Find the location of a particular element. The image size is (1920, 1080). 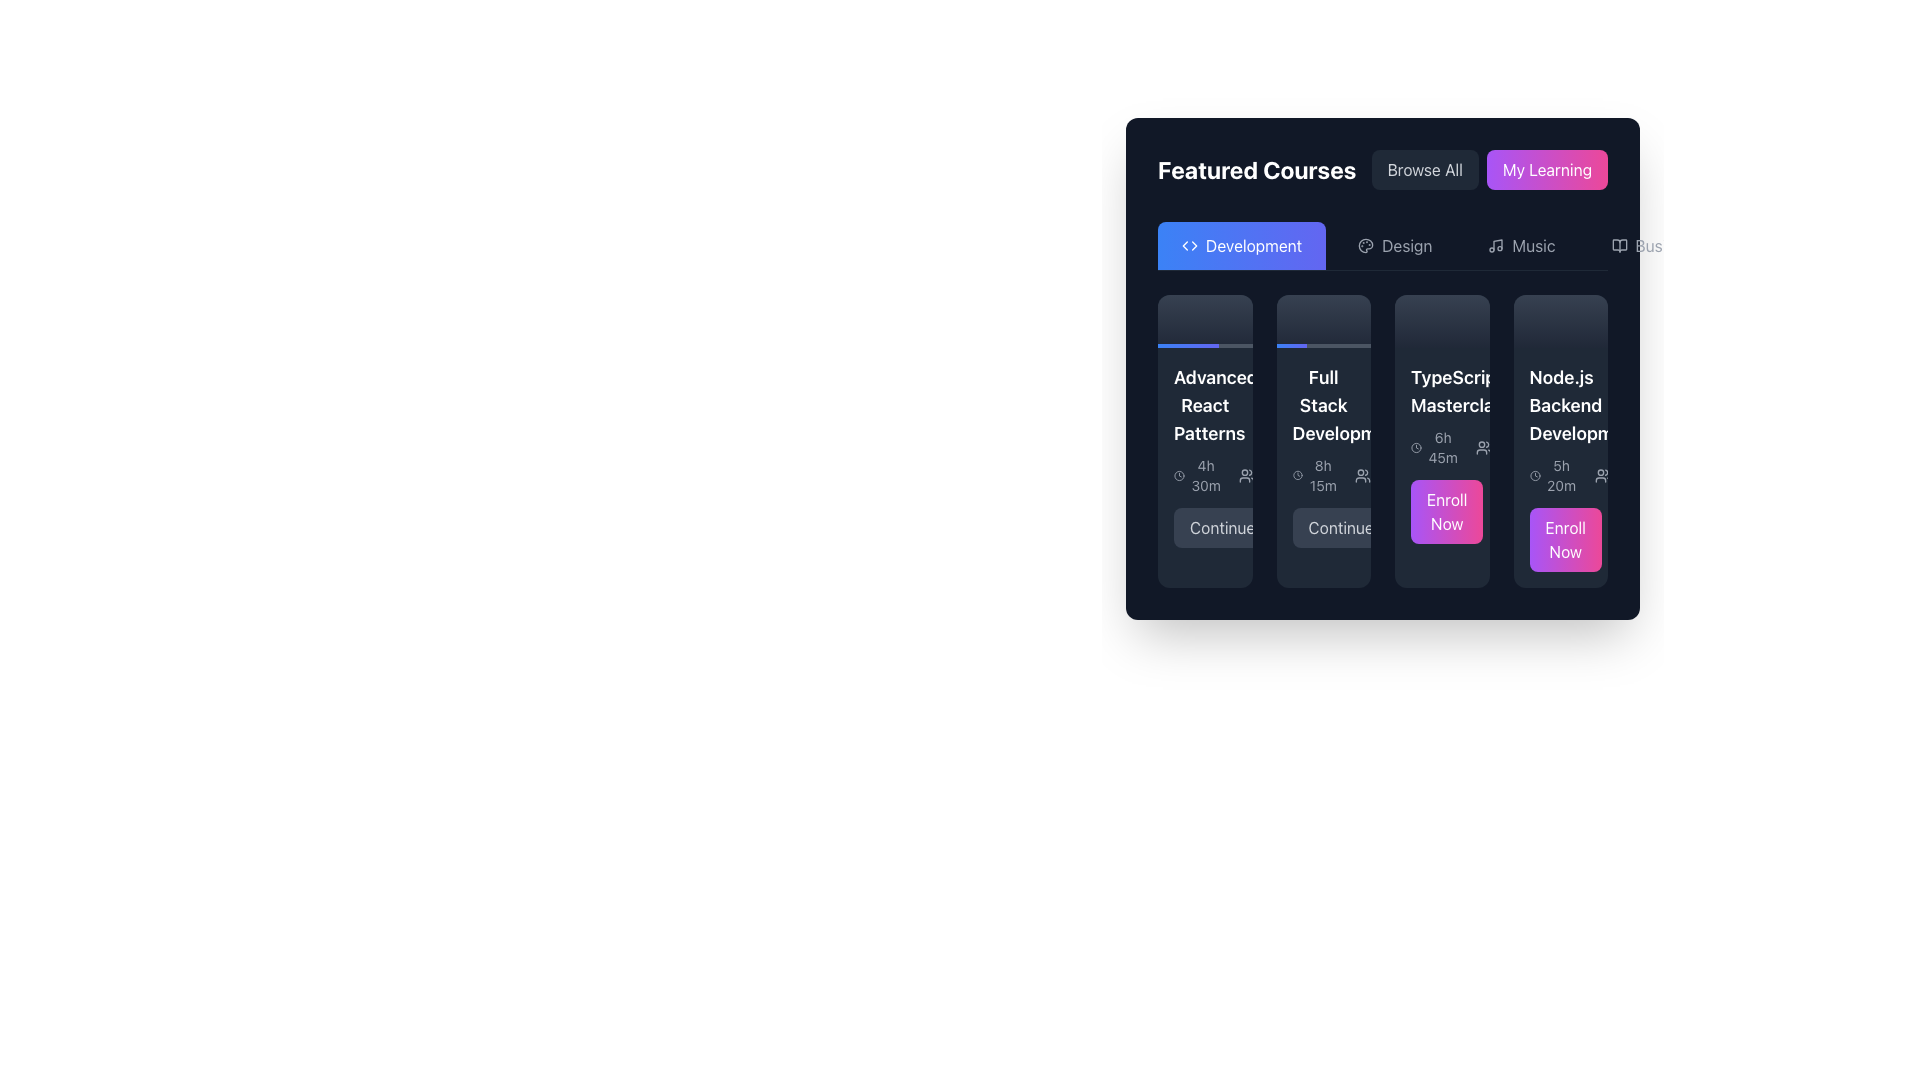

the star-shaped icon used for rating in the 'Featured Courses' section of the 'Node.js Backend Development' card, positioned centrally above the rating count text is located at coordinates (1554, 446).